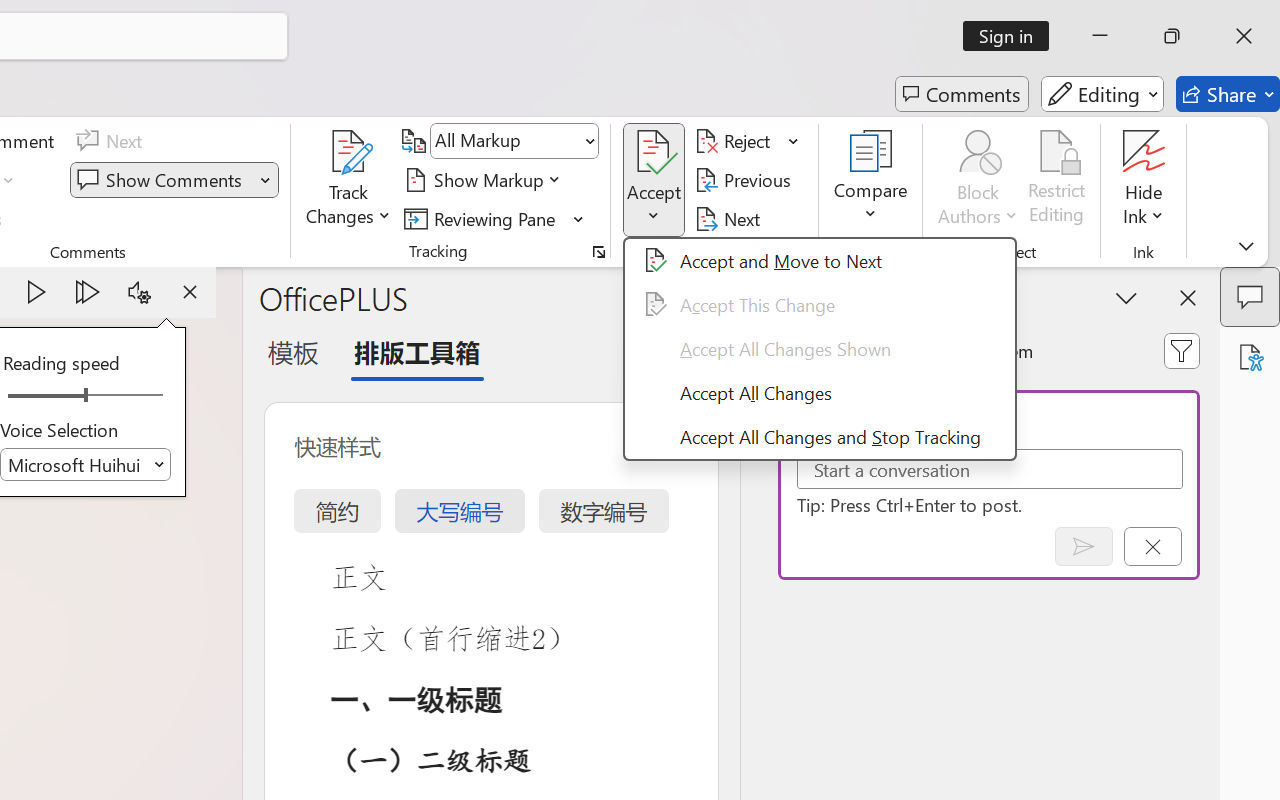 The width and height of the screenshot is (1280, 800). I want to click on 'Editing', so click(1101, 94).